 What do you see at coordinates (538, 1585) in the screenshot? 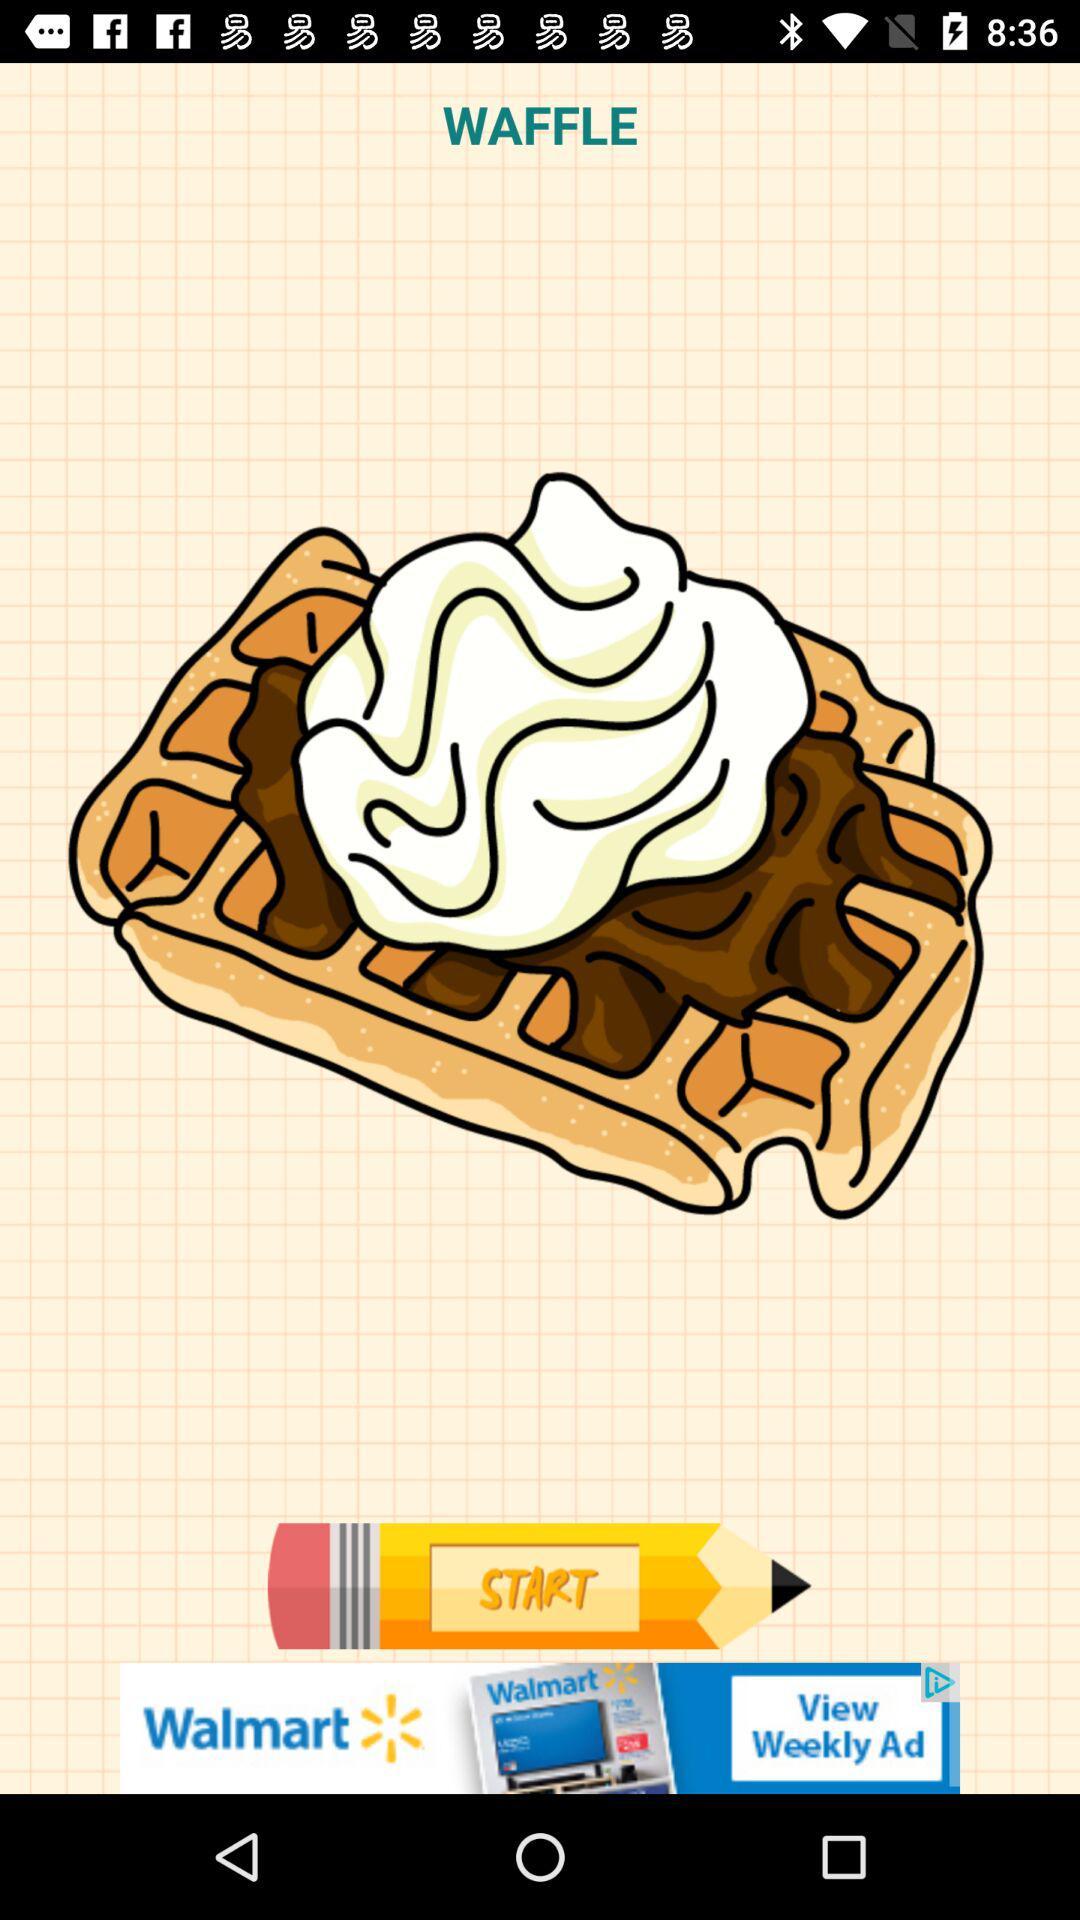
I see `start button` at bounding box center [538, 1585].